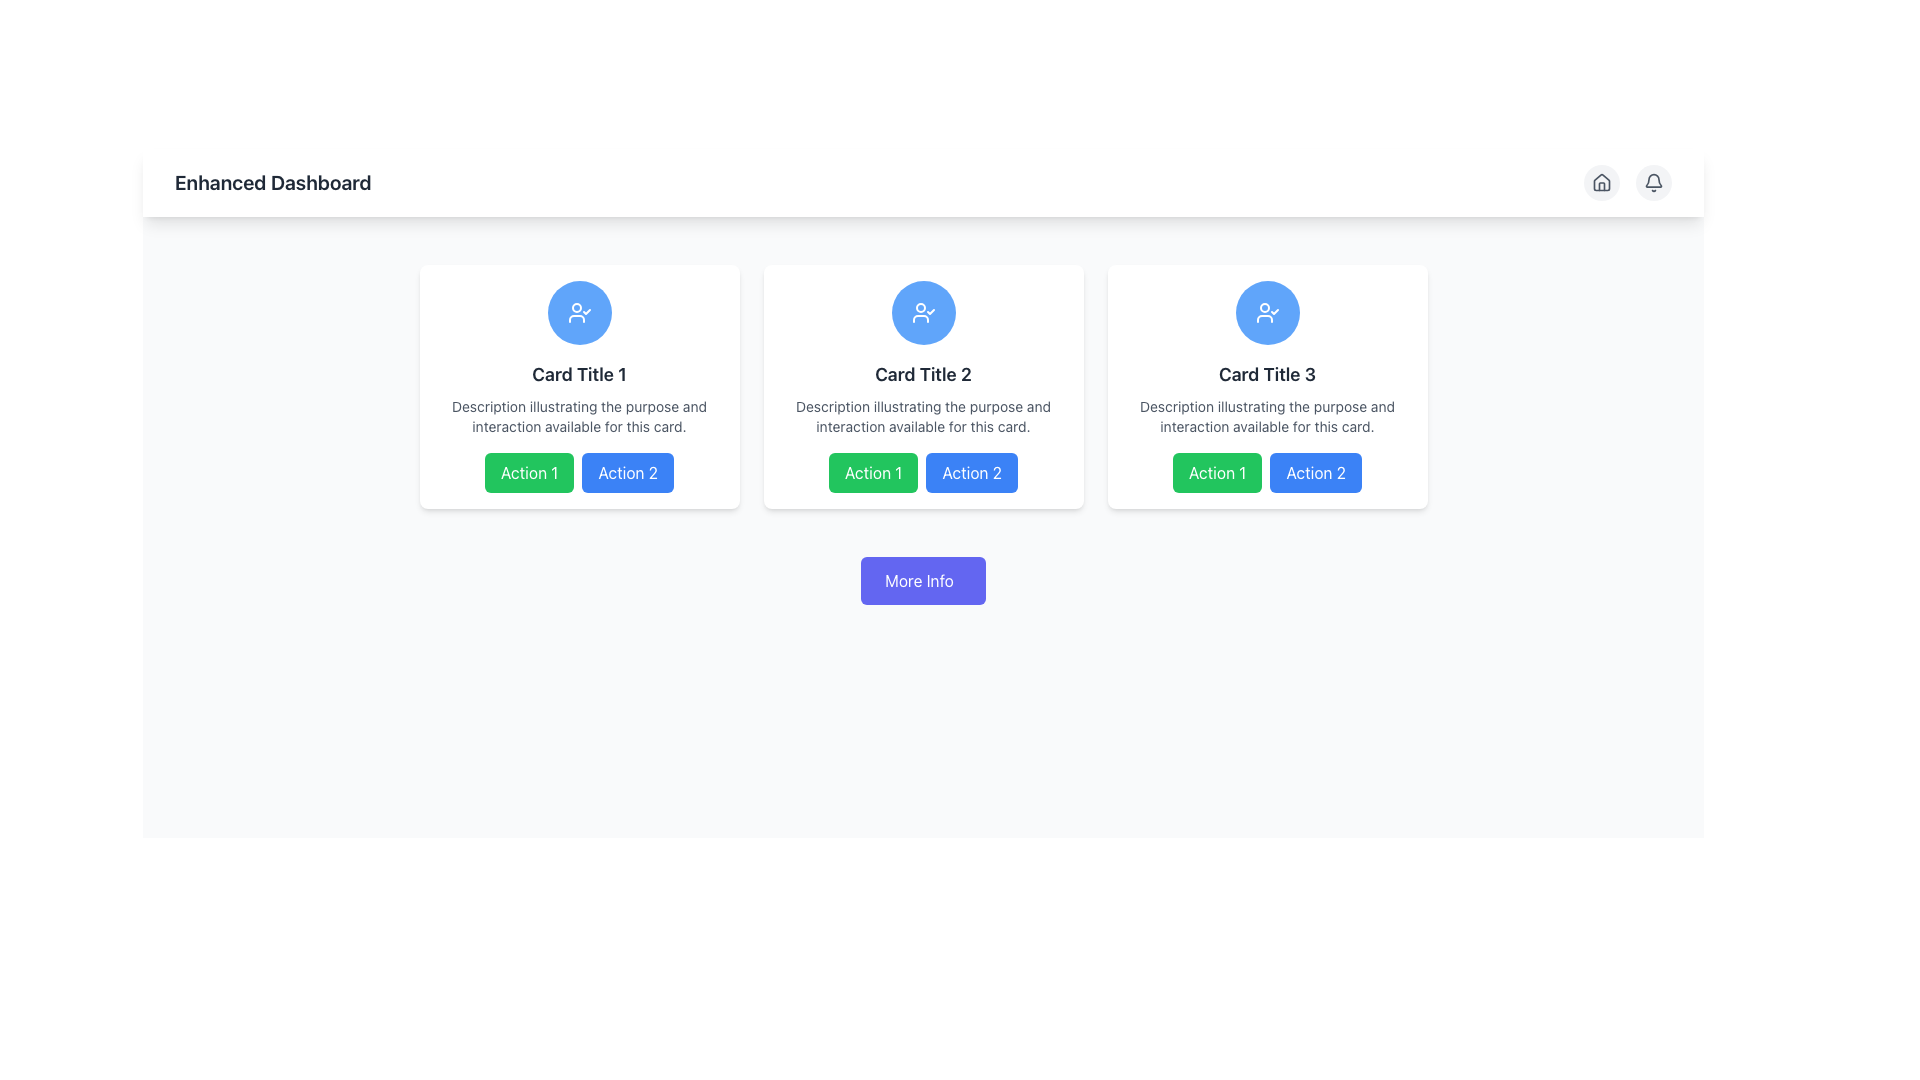 The image size is (1920, 1080). What do you see at coordinates (627, 473) in the screenshot?
I see `the button labeled 'Action 2' located to the right of the 'Action 1' button within the 'Card Title 1' section` at bounding box center [627, 473].